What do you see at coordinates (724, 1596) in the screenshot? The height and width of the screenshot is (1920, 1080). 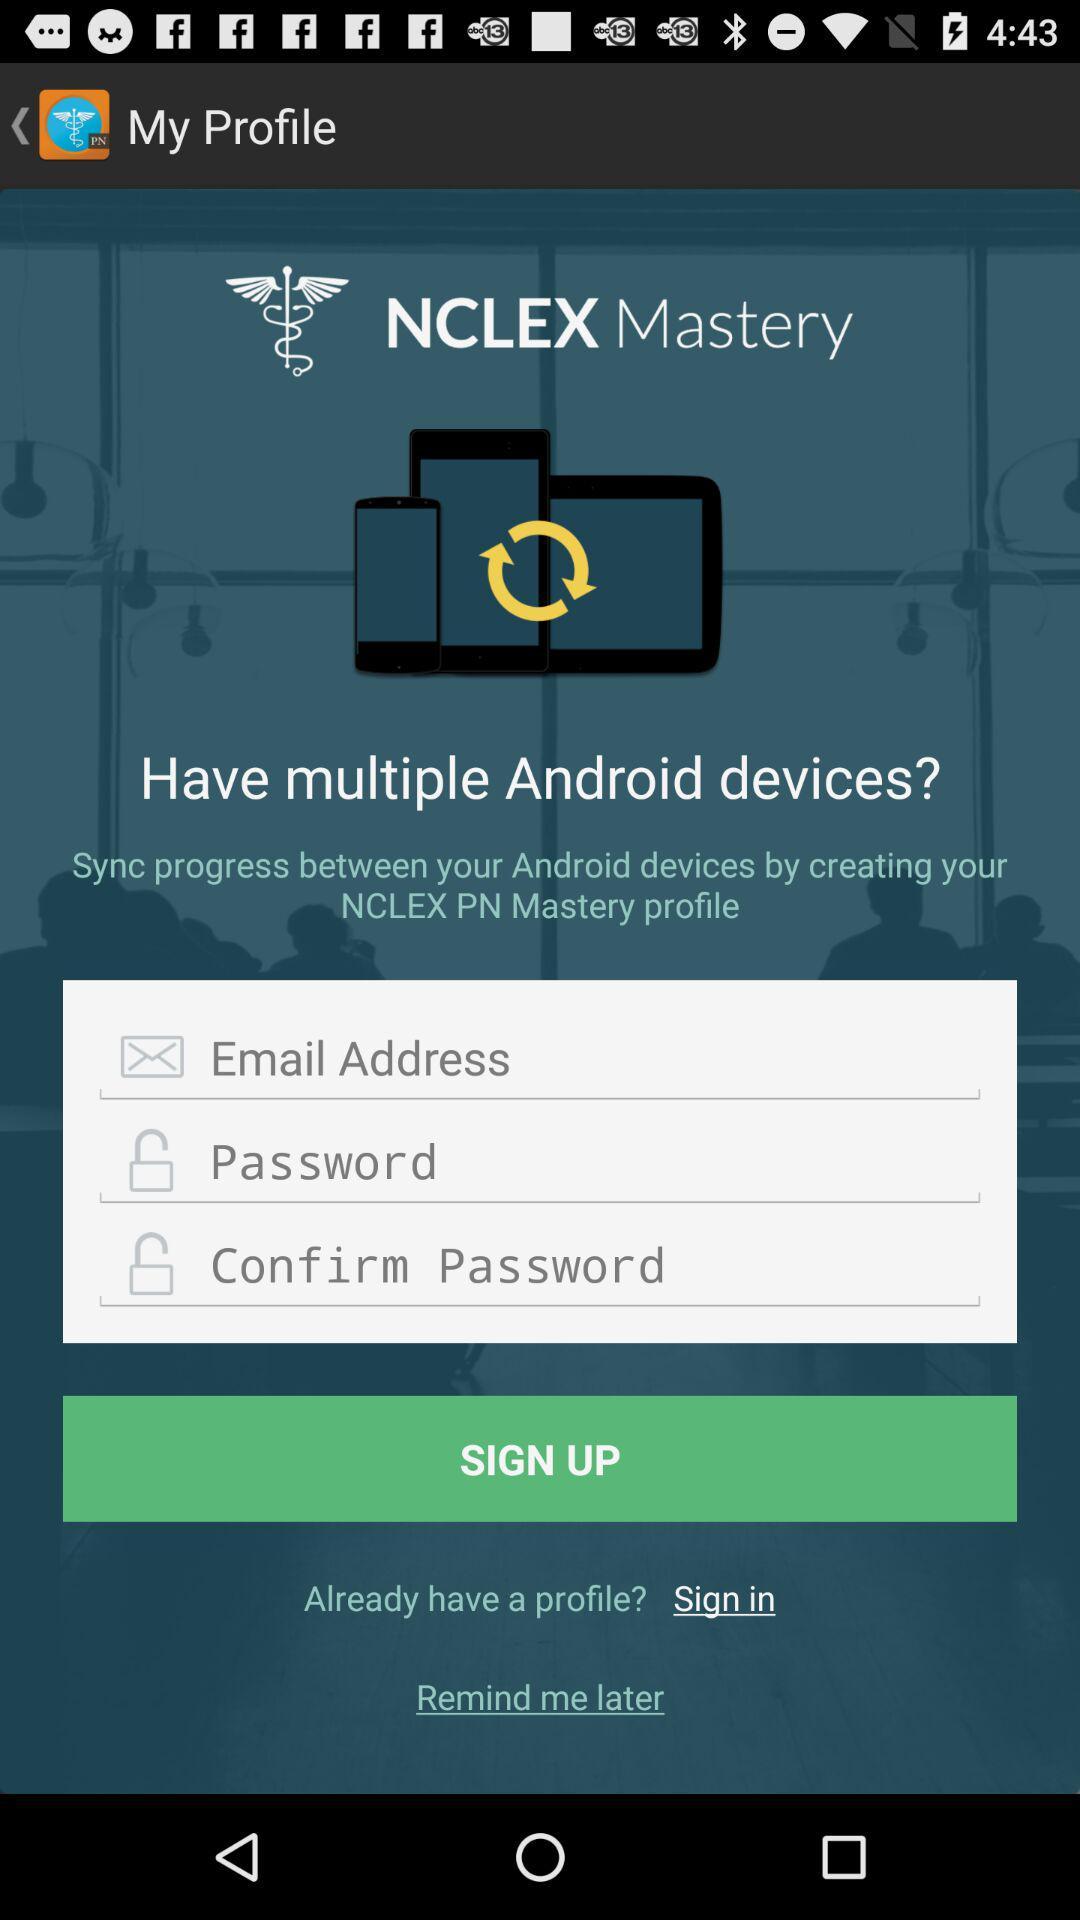 I see `app to the right of the already have a item` at bounding box center [724, 1596].